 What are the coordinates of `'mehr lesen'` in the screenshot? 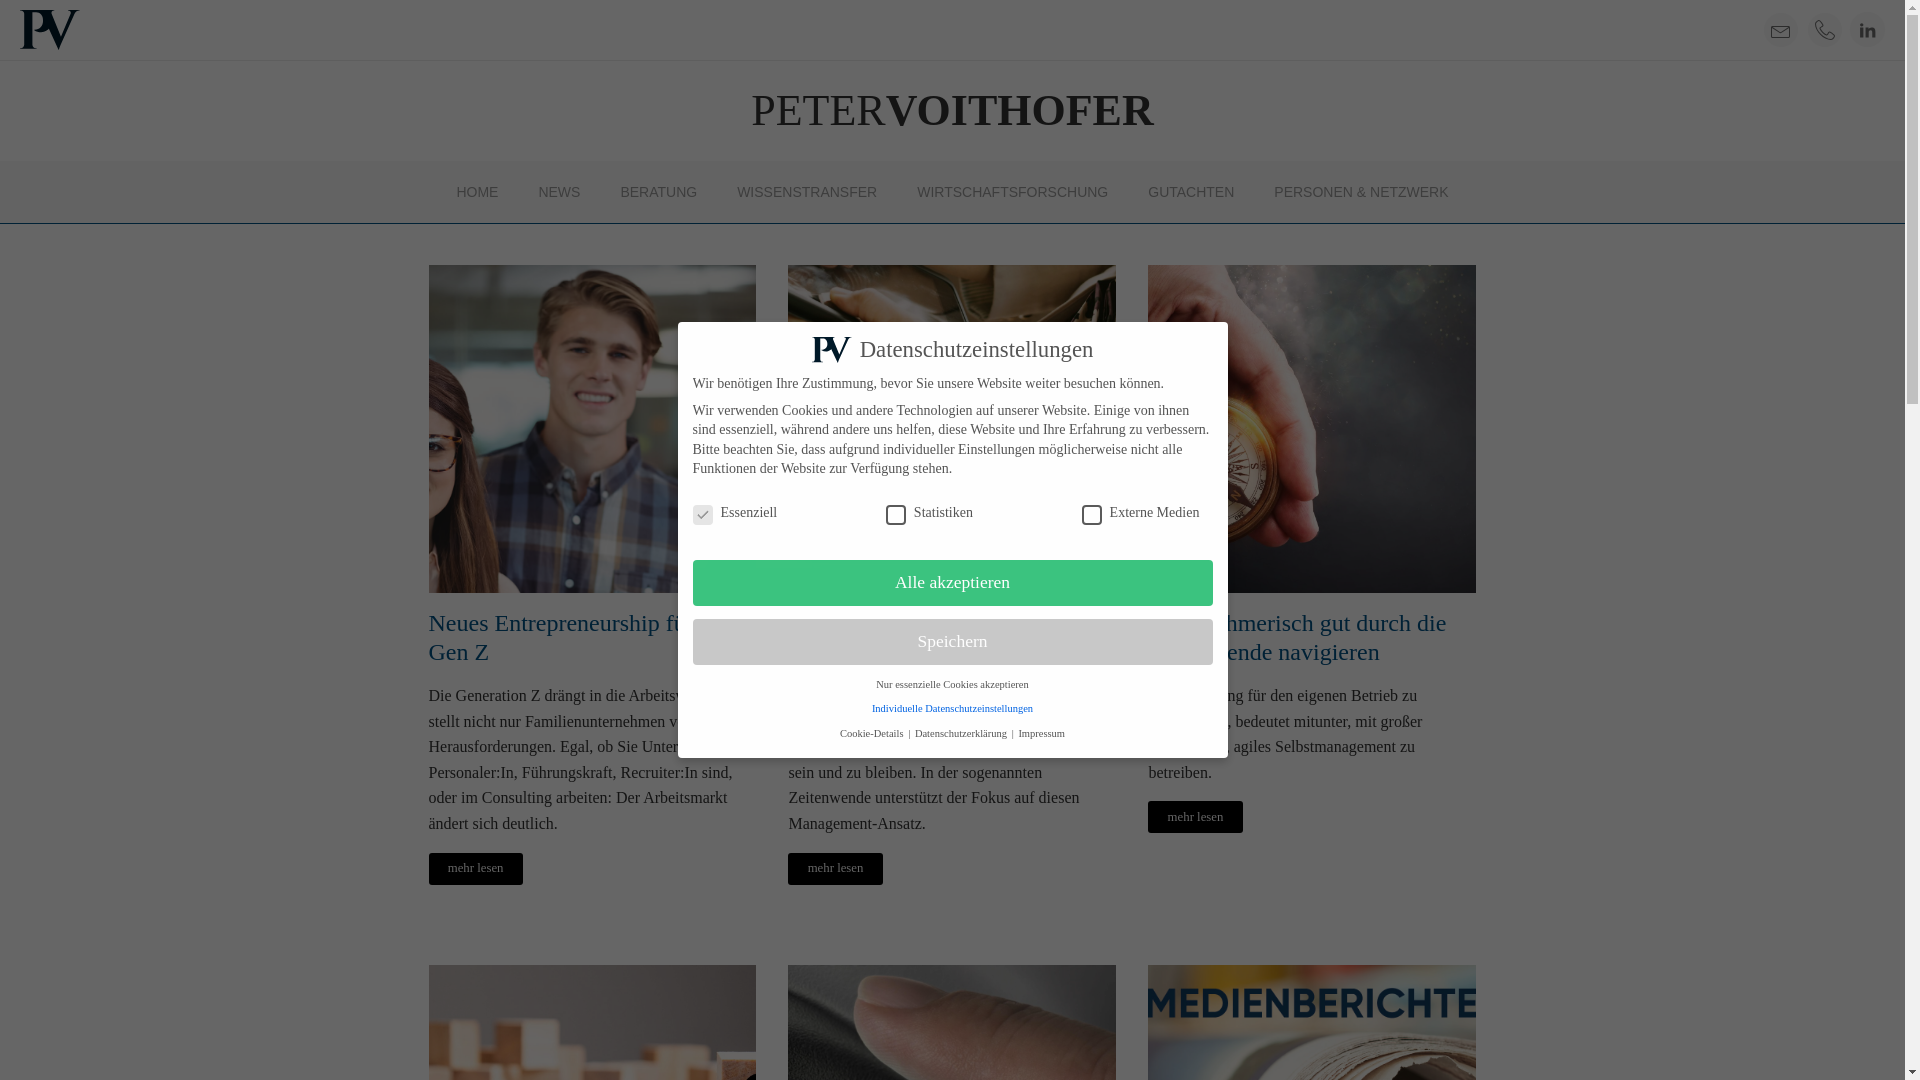 It's located at (835, 867).